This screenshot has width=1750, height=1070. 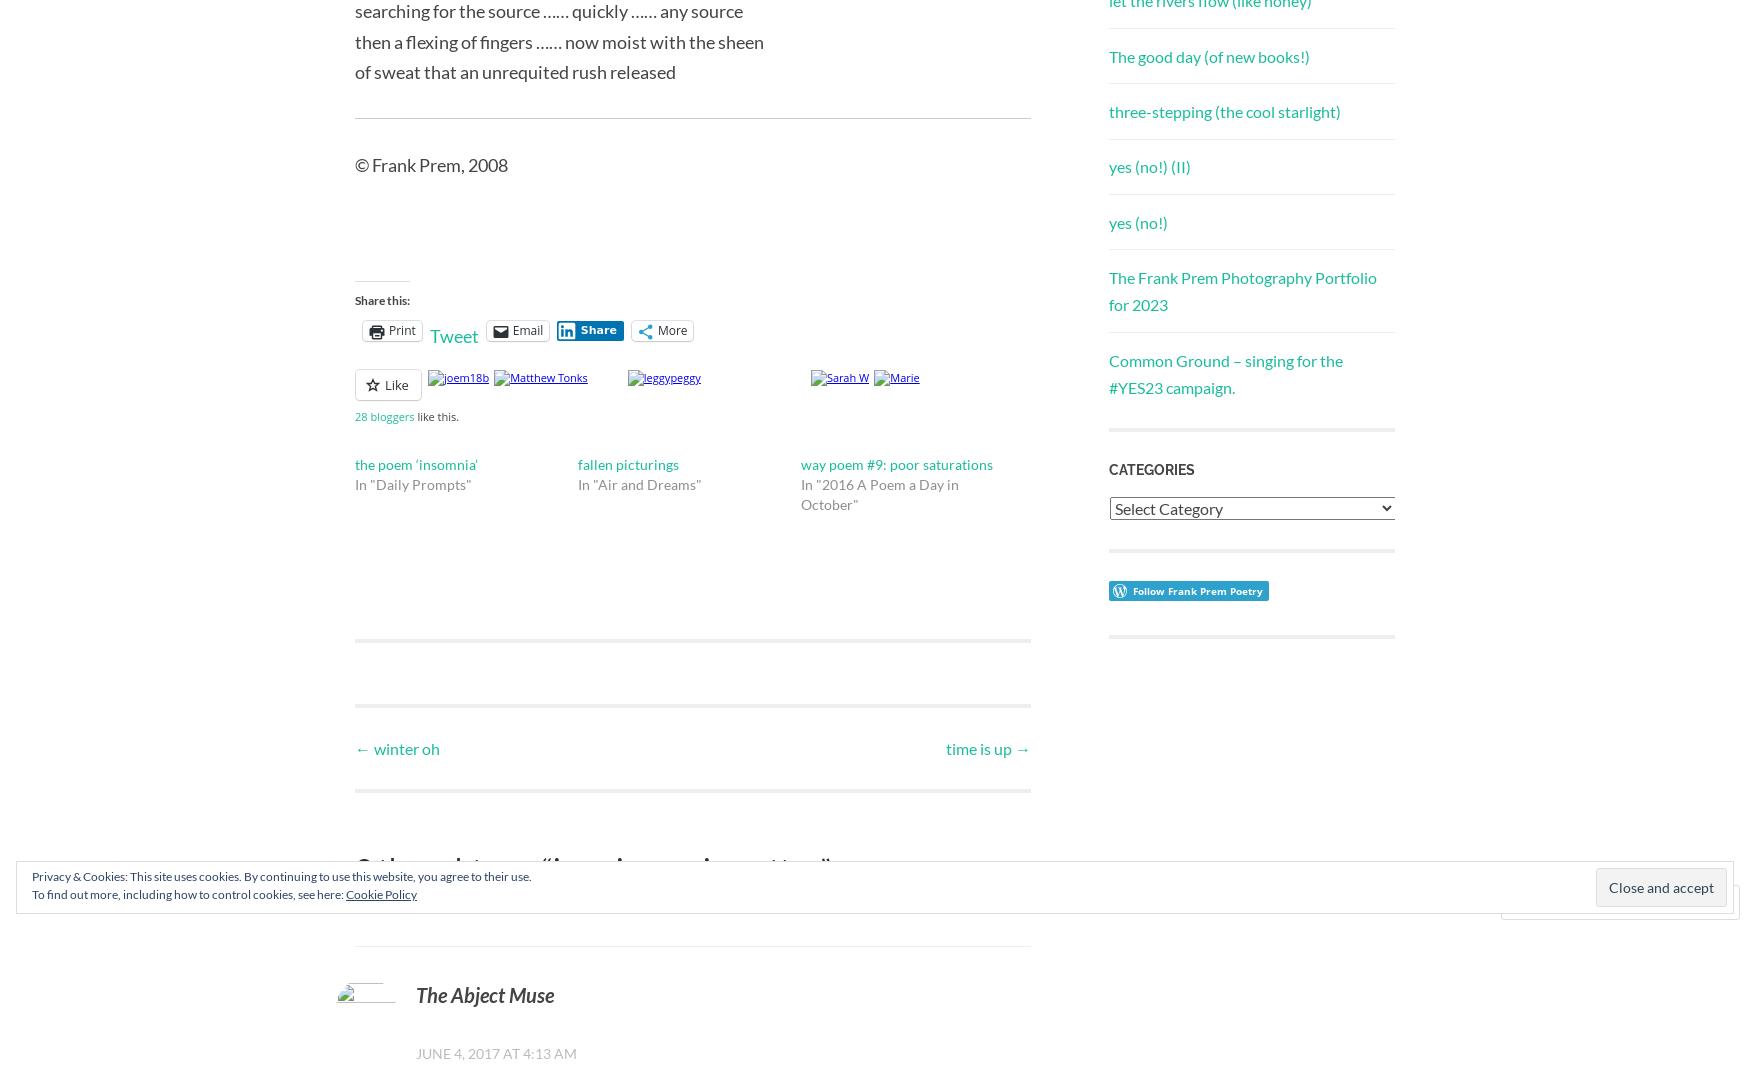 I want to click on 'Tweet', so click(x=453, y=335).